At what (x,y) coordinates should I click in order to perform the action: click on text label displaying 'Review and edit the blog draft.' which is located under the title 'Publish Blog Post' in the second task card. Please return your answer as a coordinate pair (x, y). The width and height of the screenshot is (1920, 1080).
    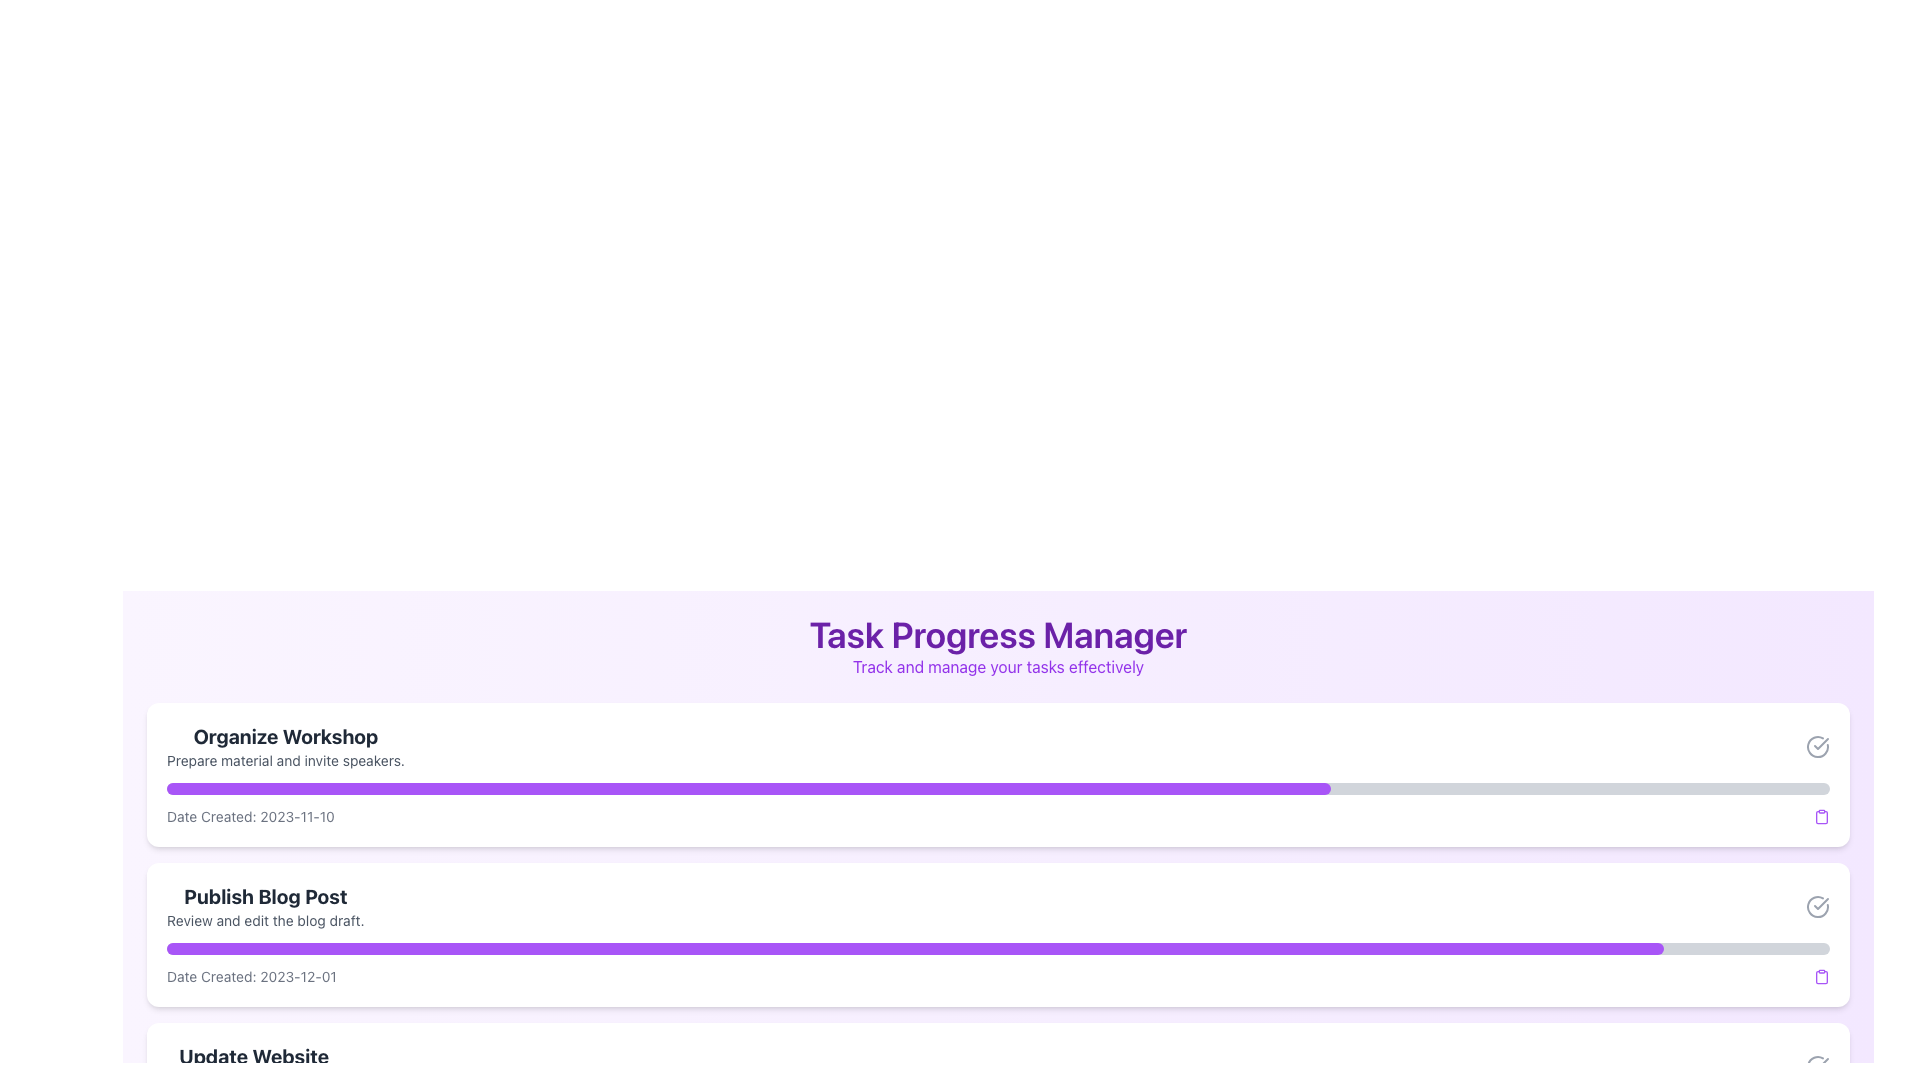
    Looking at the image, I should click on (264, 921).